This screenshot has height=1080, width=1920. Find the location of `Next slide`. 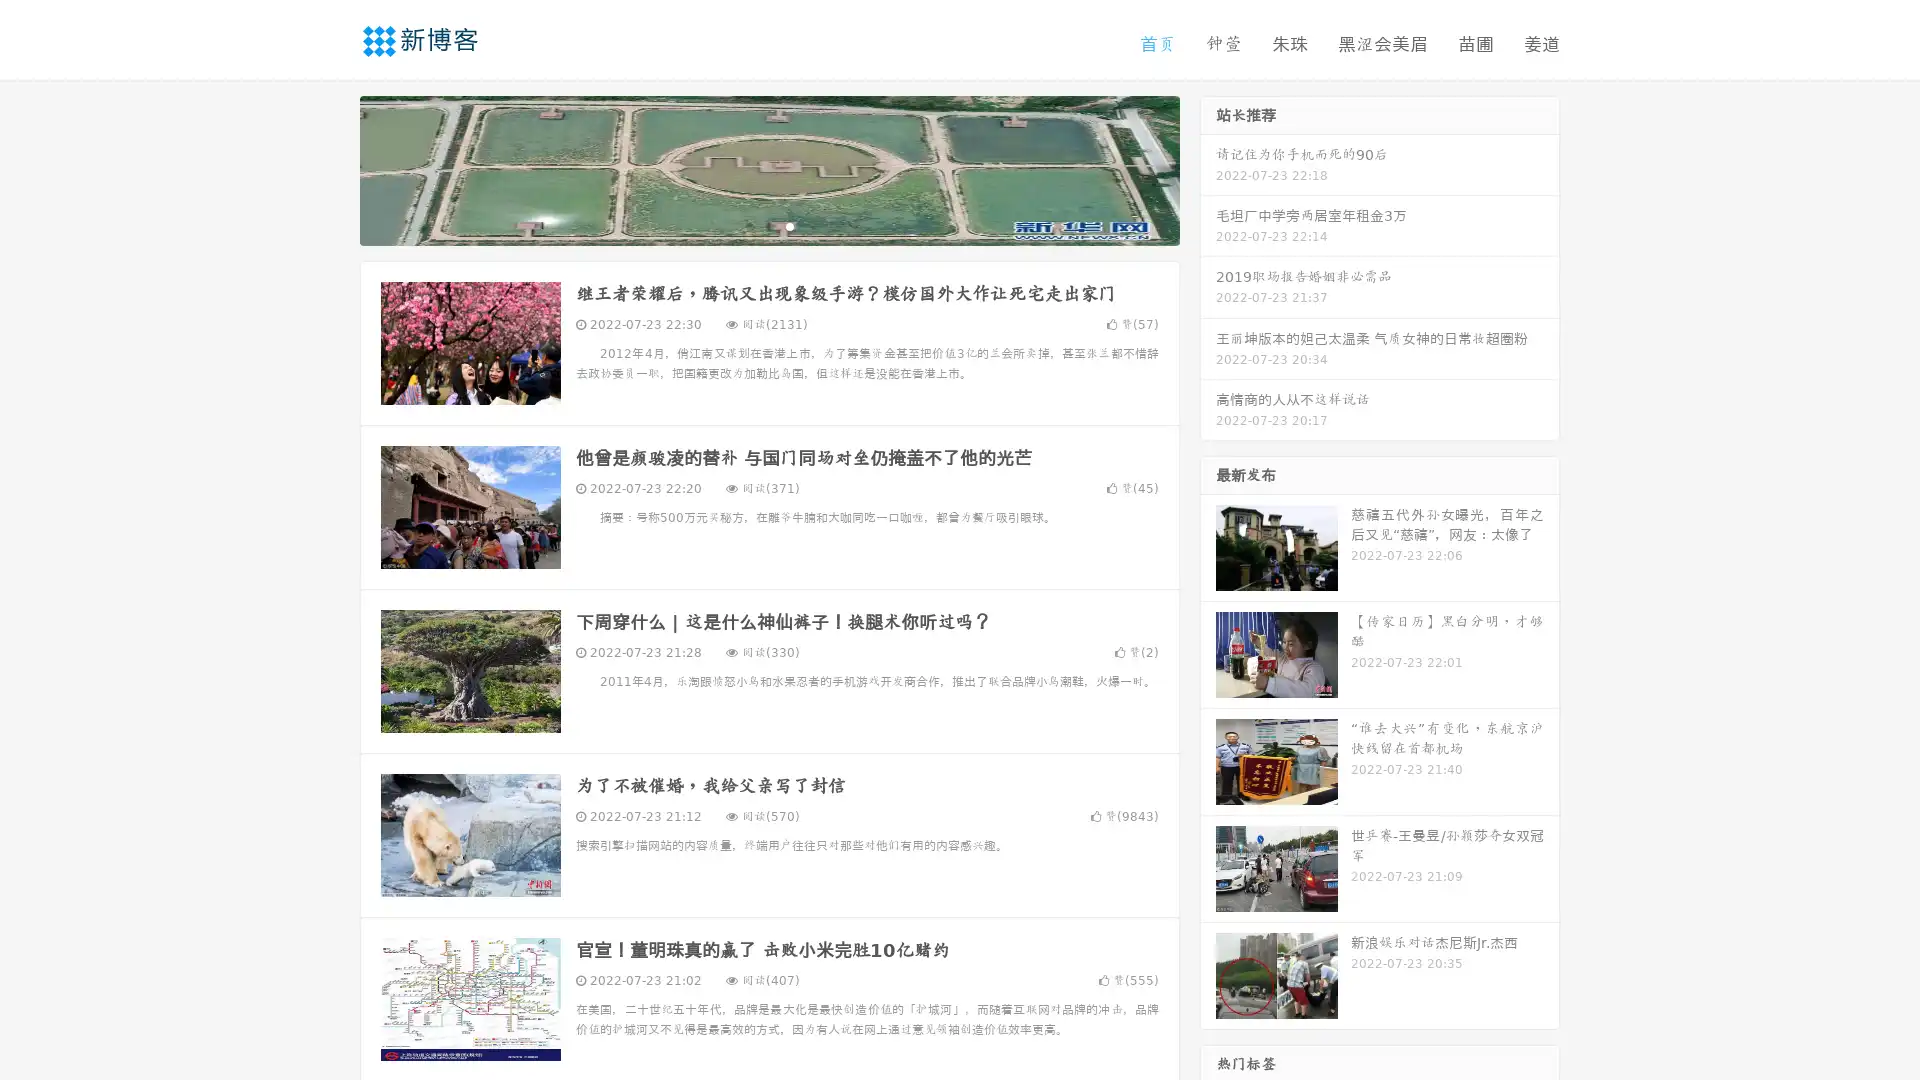

Next slide is located at coordinates (1208, 168).